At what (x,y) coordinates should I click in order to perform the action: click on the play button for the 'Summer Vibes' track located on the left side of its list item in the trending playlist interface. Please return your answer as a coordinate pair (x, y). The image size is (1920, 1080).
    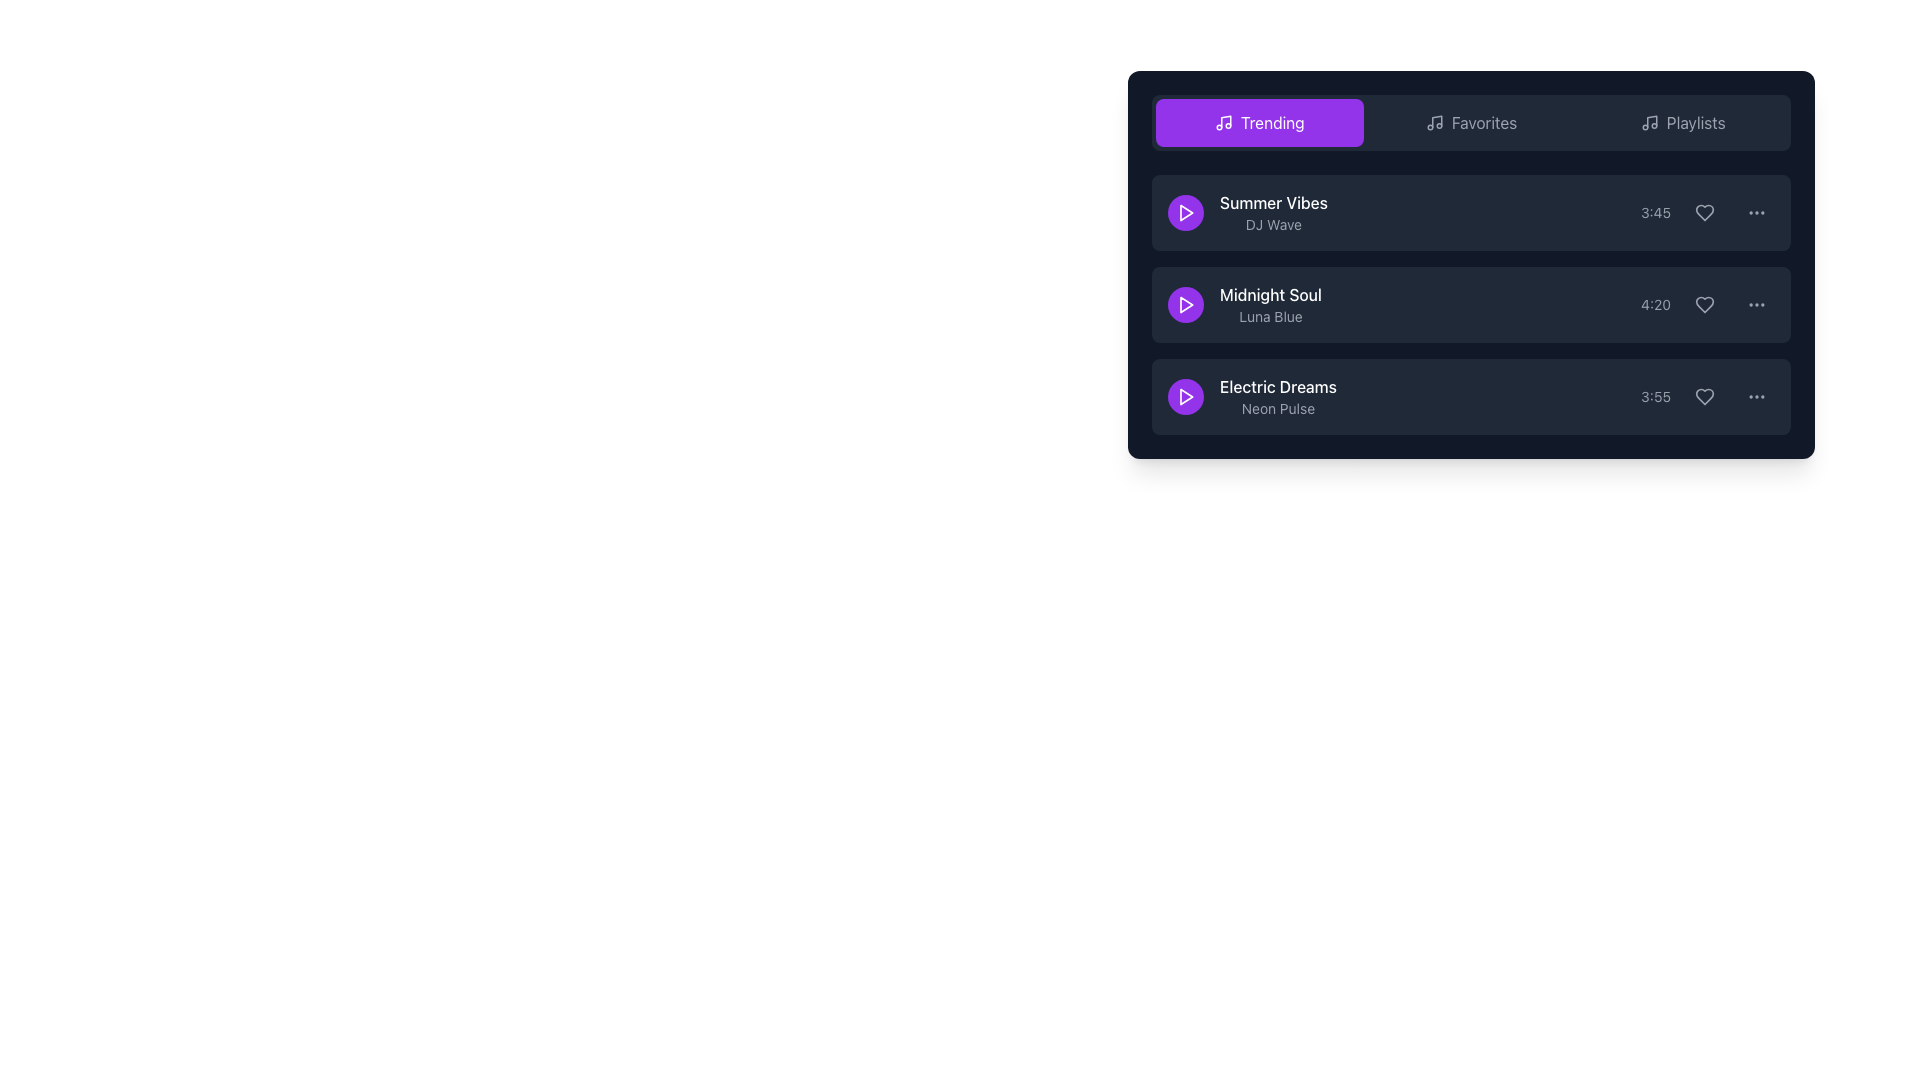
    Looking at the image, I should click on (1185, 212).